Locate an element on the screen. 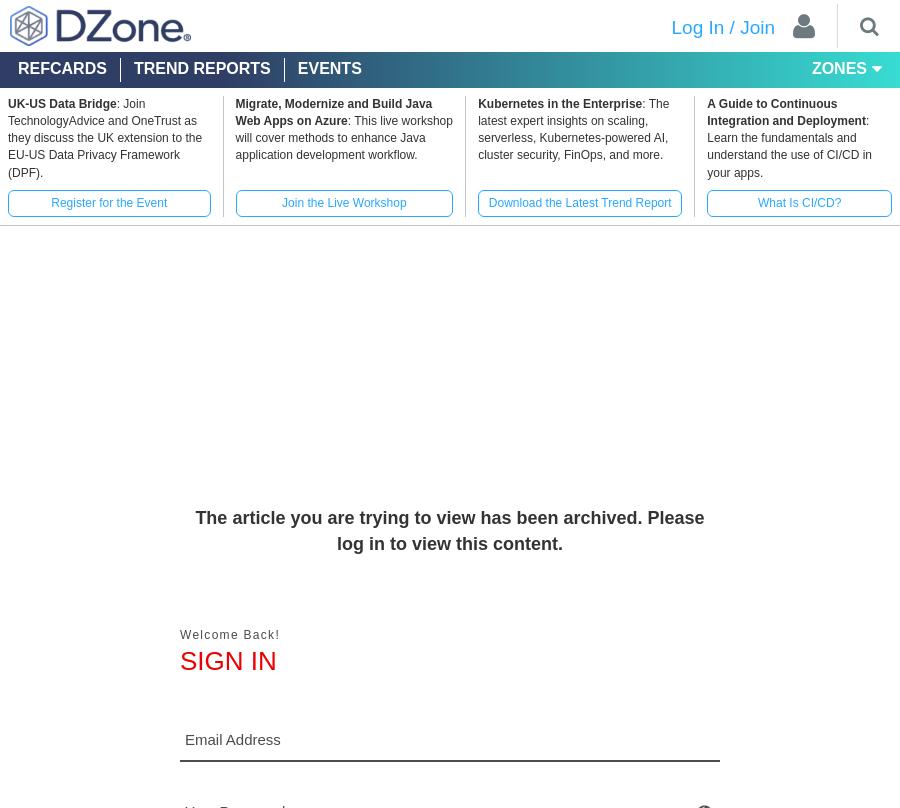 The width and height of the screenshot is (900, 808). ': Learn the fundamentals and understand the use of CI/CD in your apps.' is located at coordinates (789, 145).